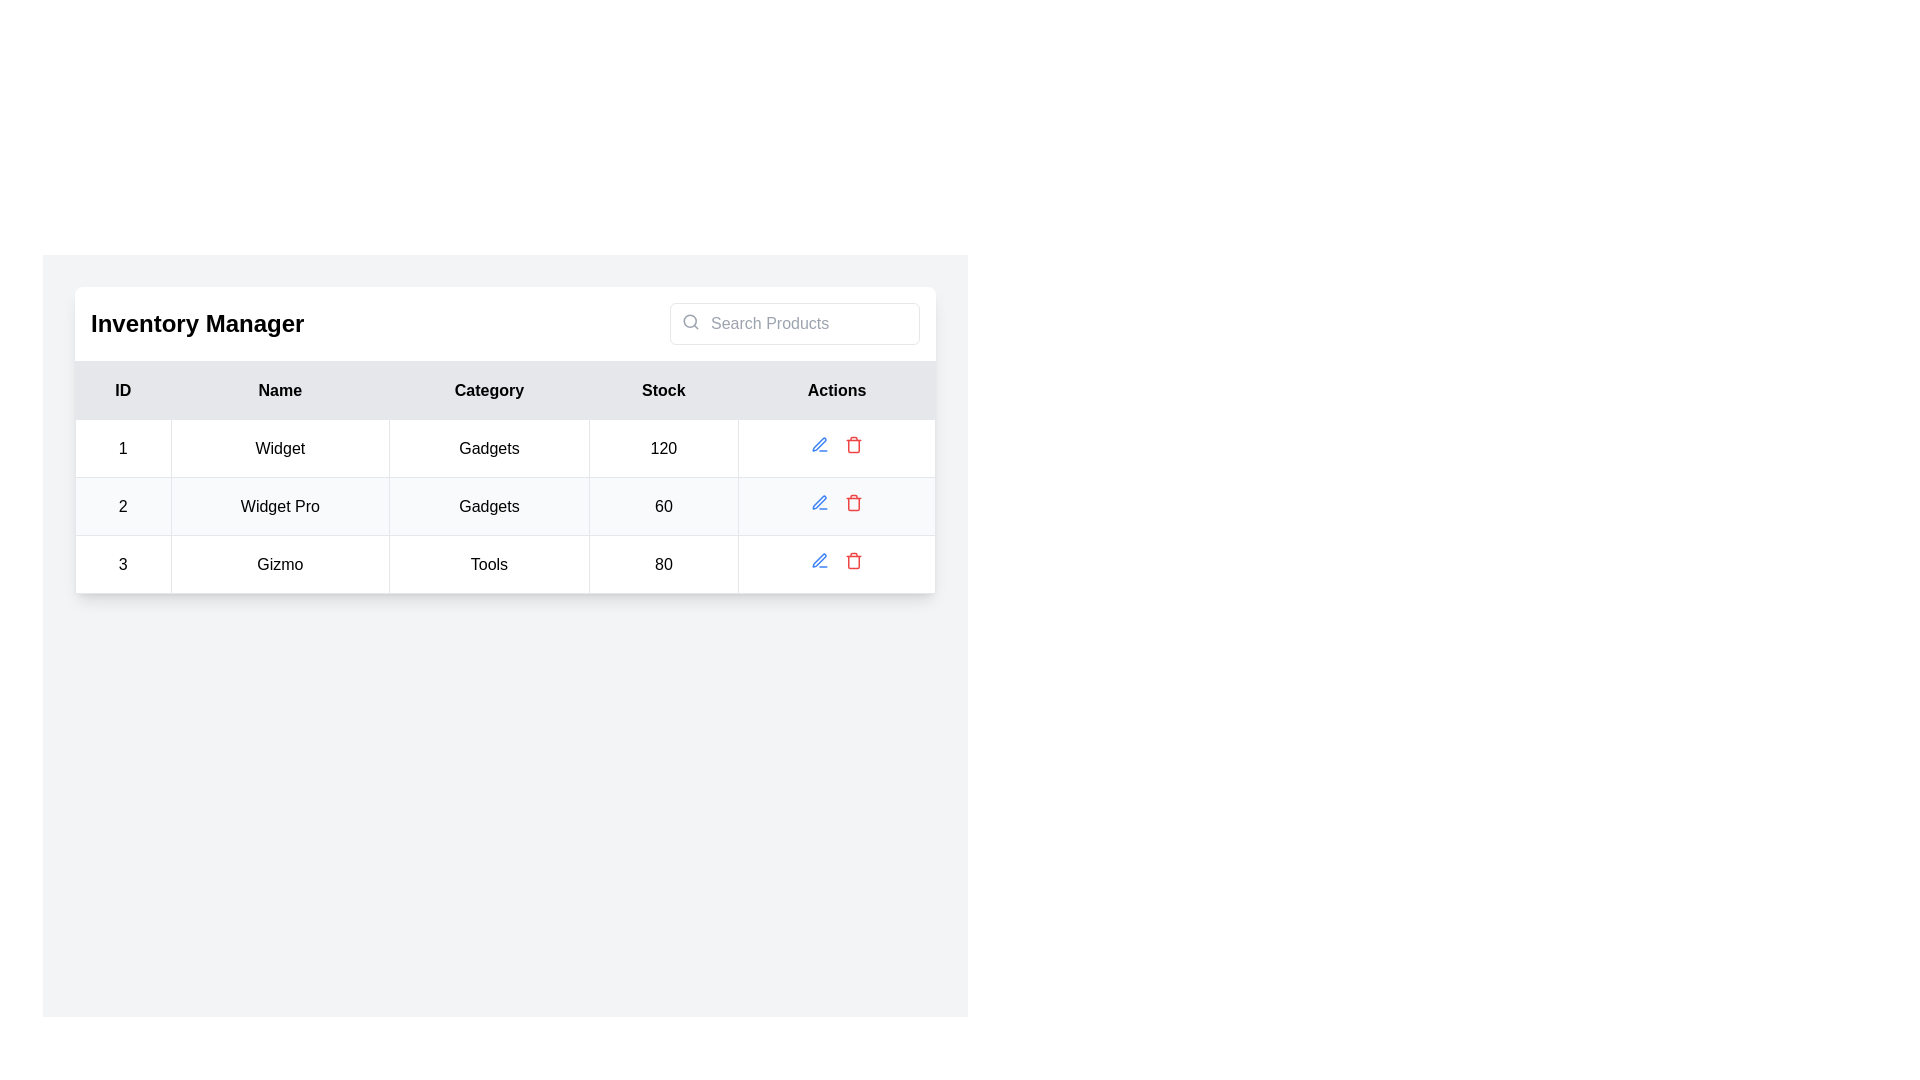  I want to click on the small circular search icon (magnifying glass) located on the left side of the search input box, so click(691, 320).